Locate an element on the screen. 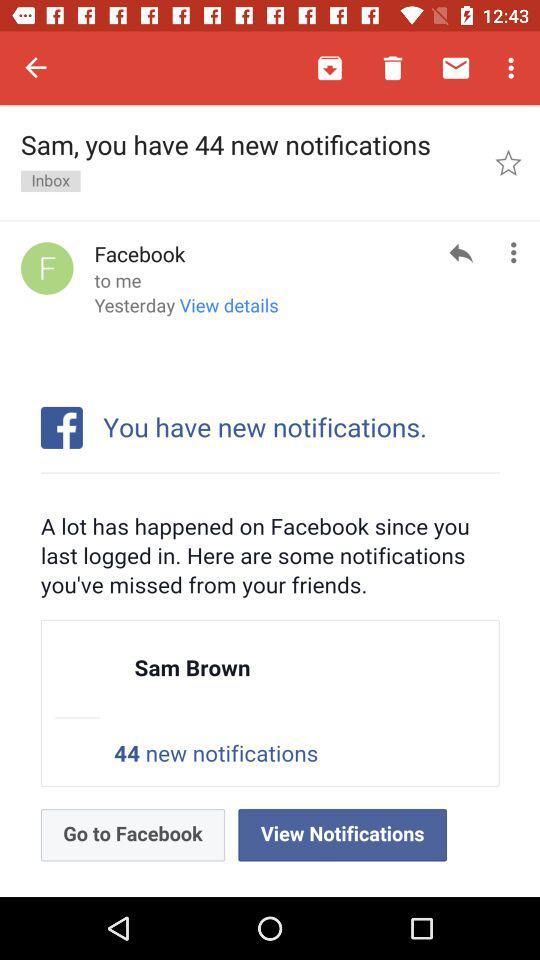  the avatar icon is located at coordinates (47, 267).